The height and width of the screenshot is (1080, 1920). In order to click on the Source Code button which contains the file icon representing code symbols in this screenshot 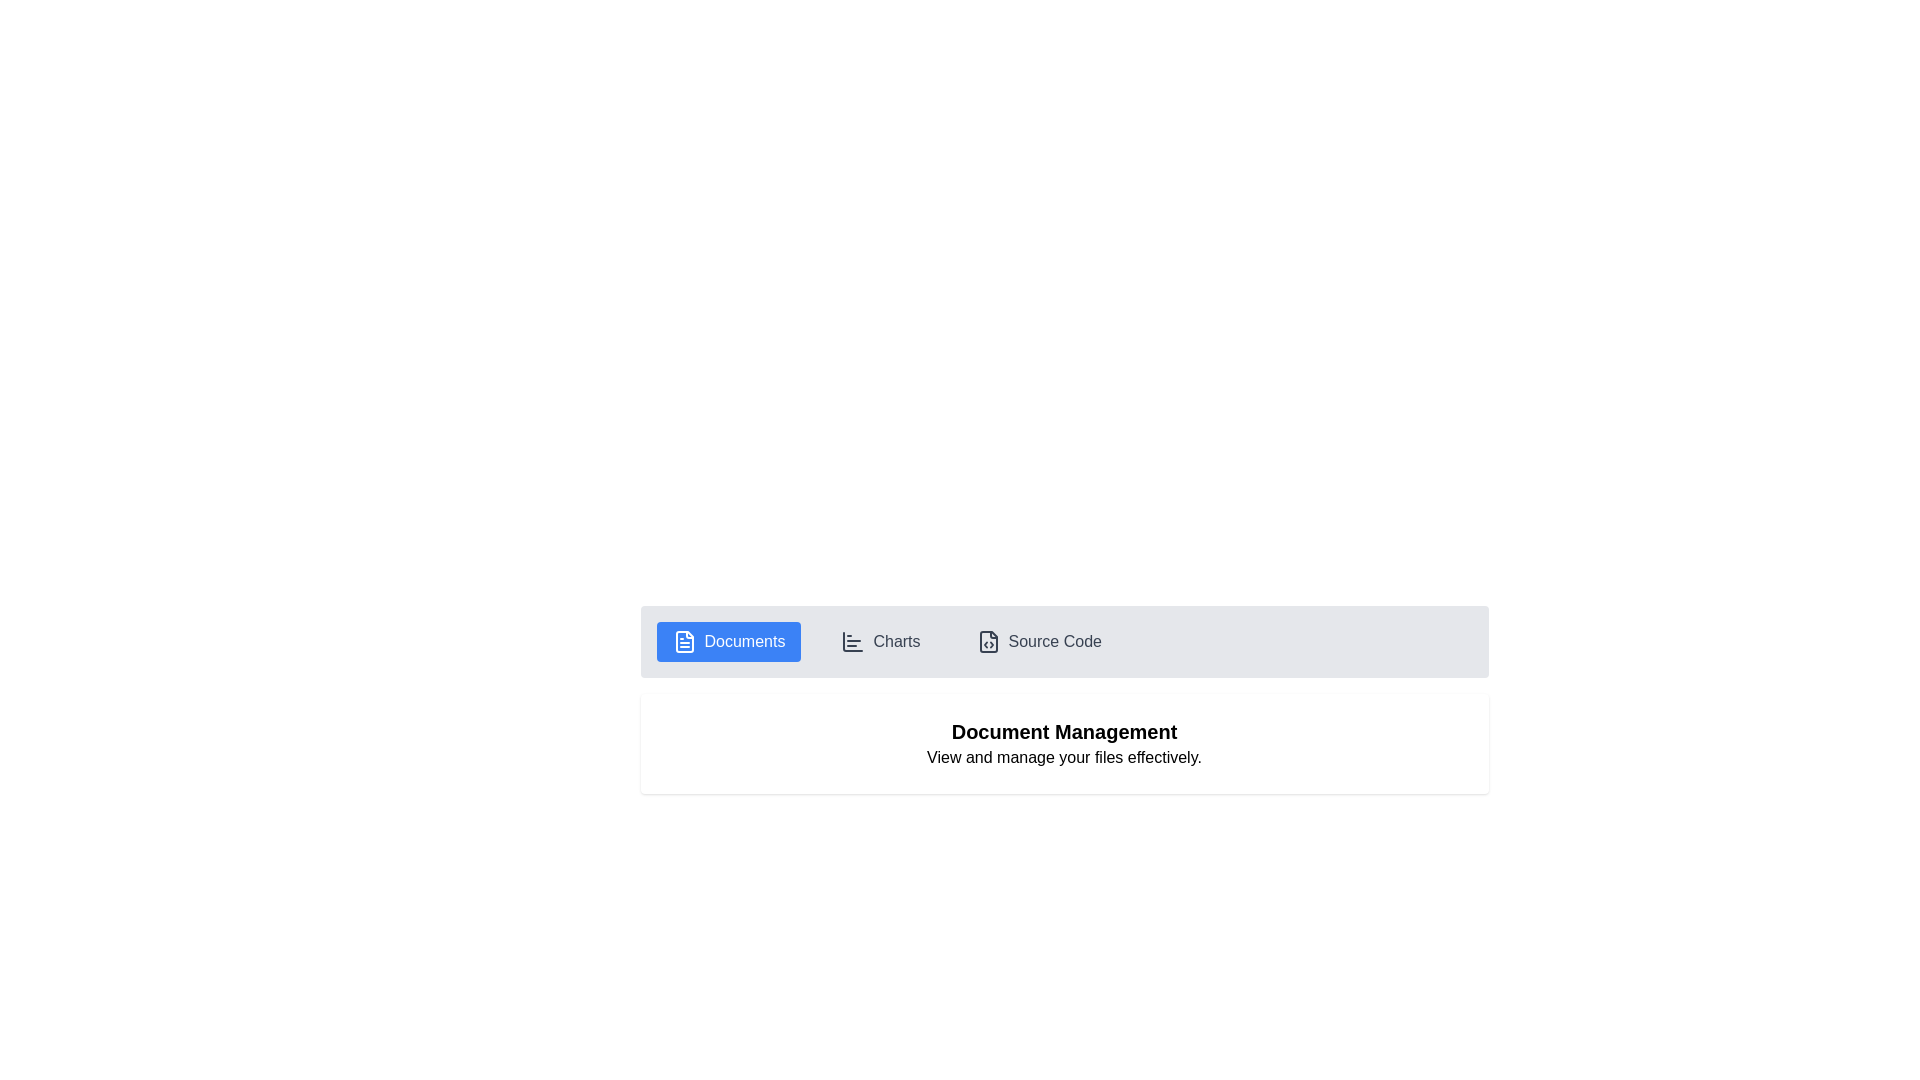, I will do `click(988, 641)`.